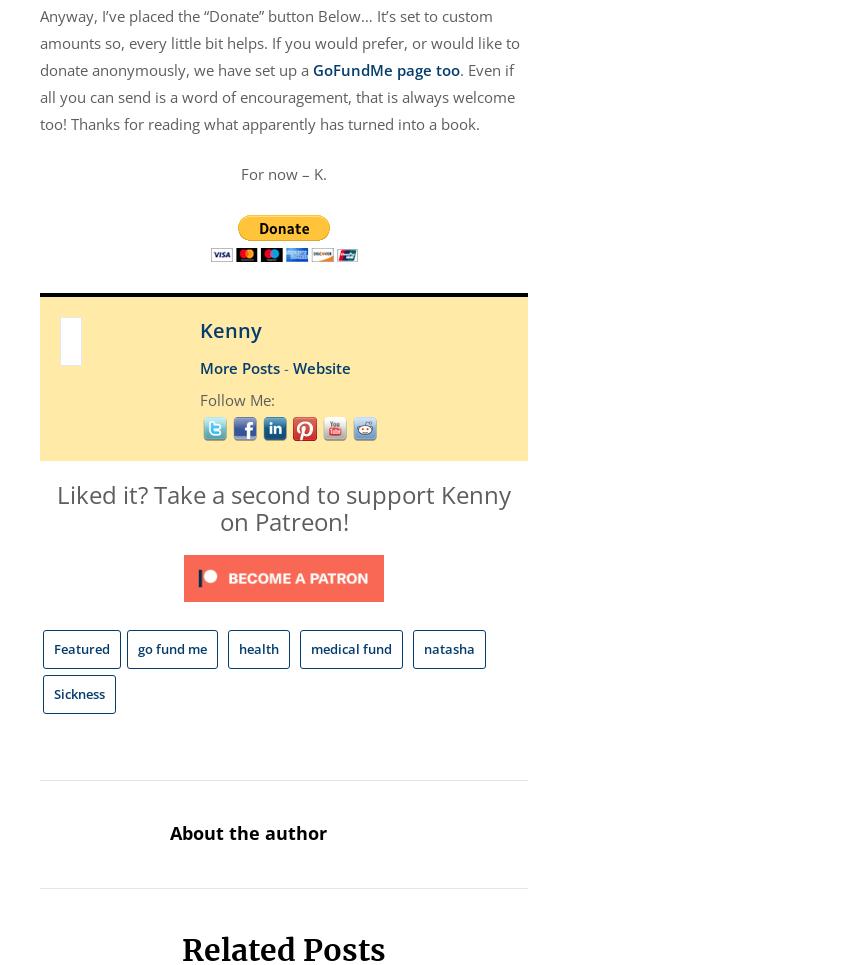 This screenshot has height=965, width=850. I want to click on '-', so click(278, 367).